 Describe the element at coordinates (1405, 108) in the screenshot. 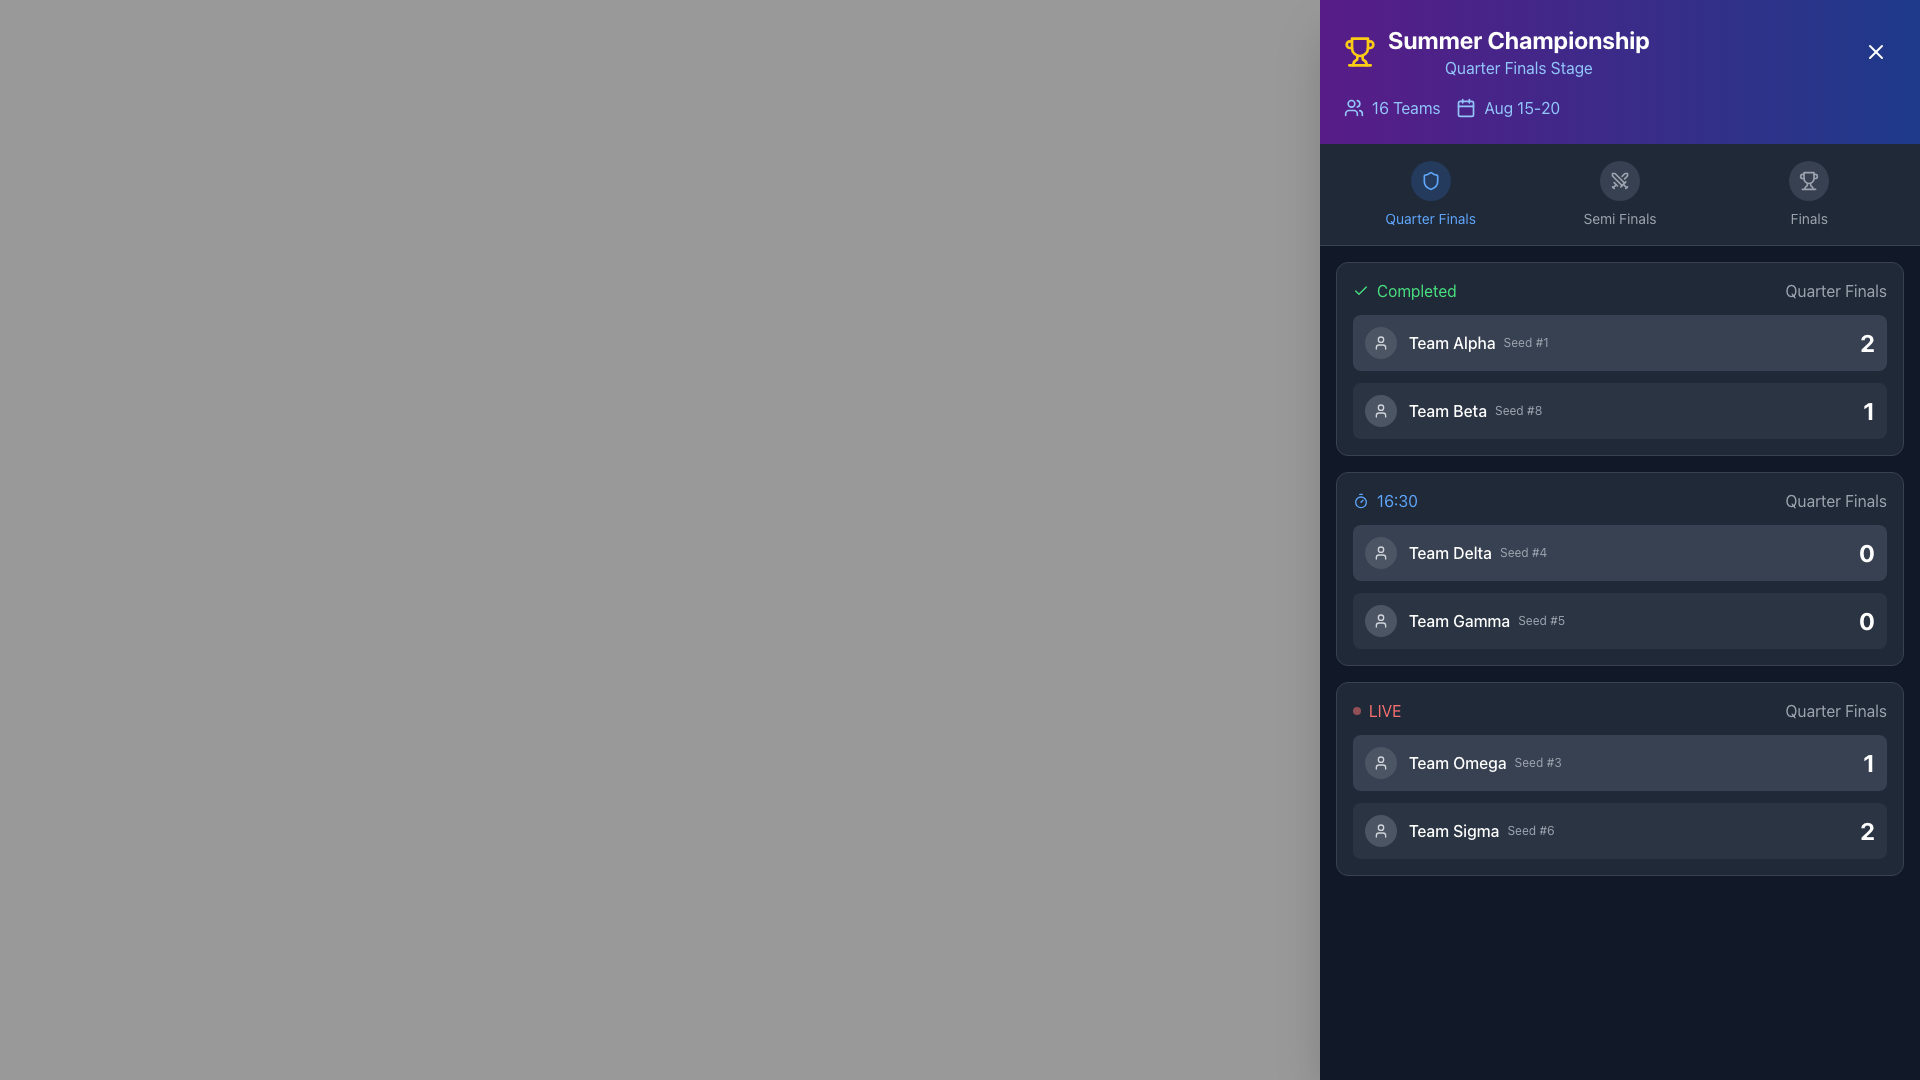

I see `the informational text label indicating the number of teams, positioned centrally in the top-right quadrant, between the user group icon and the date range text ('Aug 15-20')` at that location.